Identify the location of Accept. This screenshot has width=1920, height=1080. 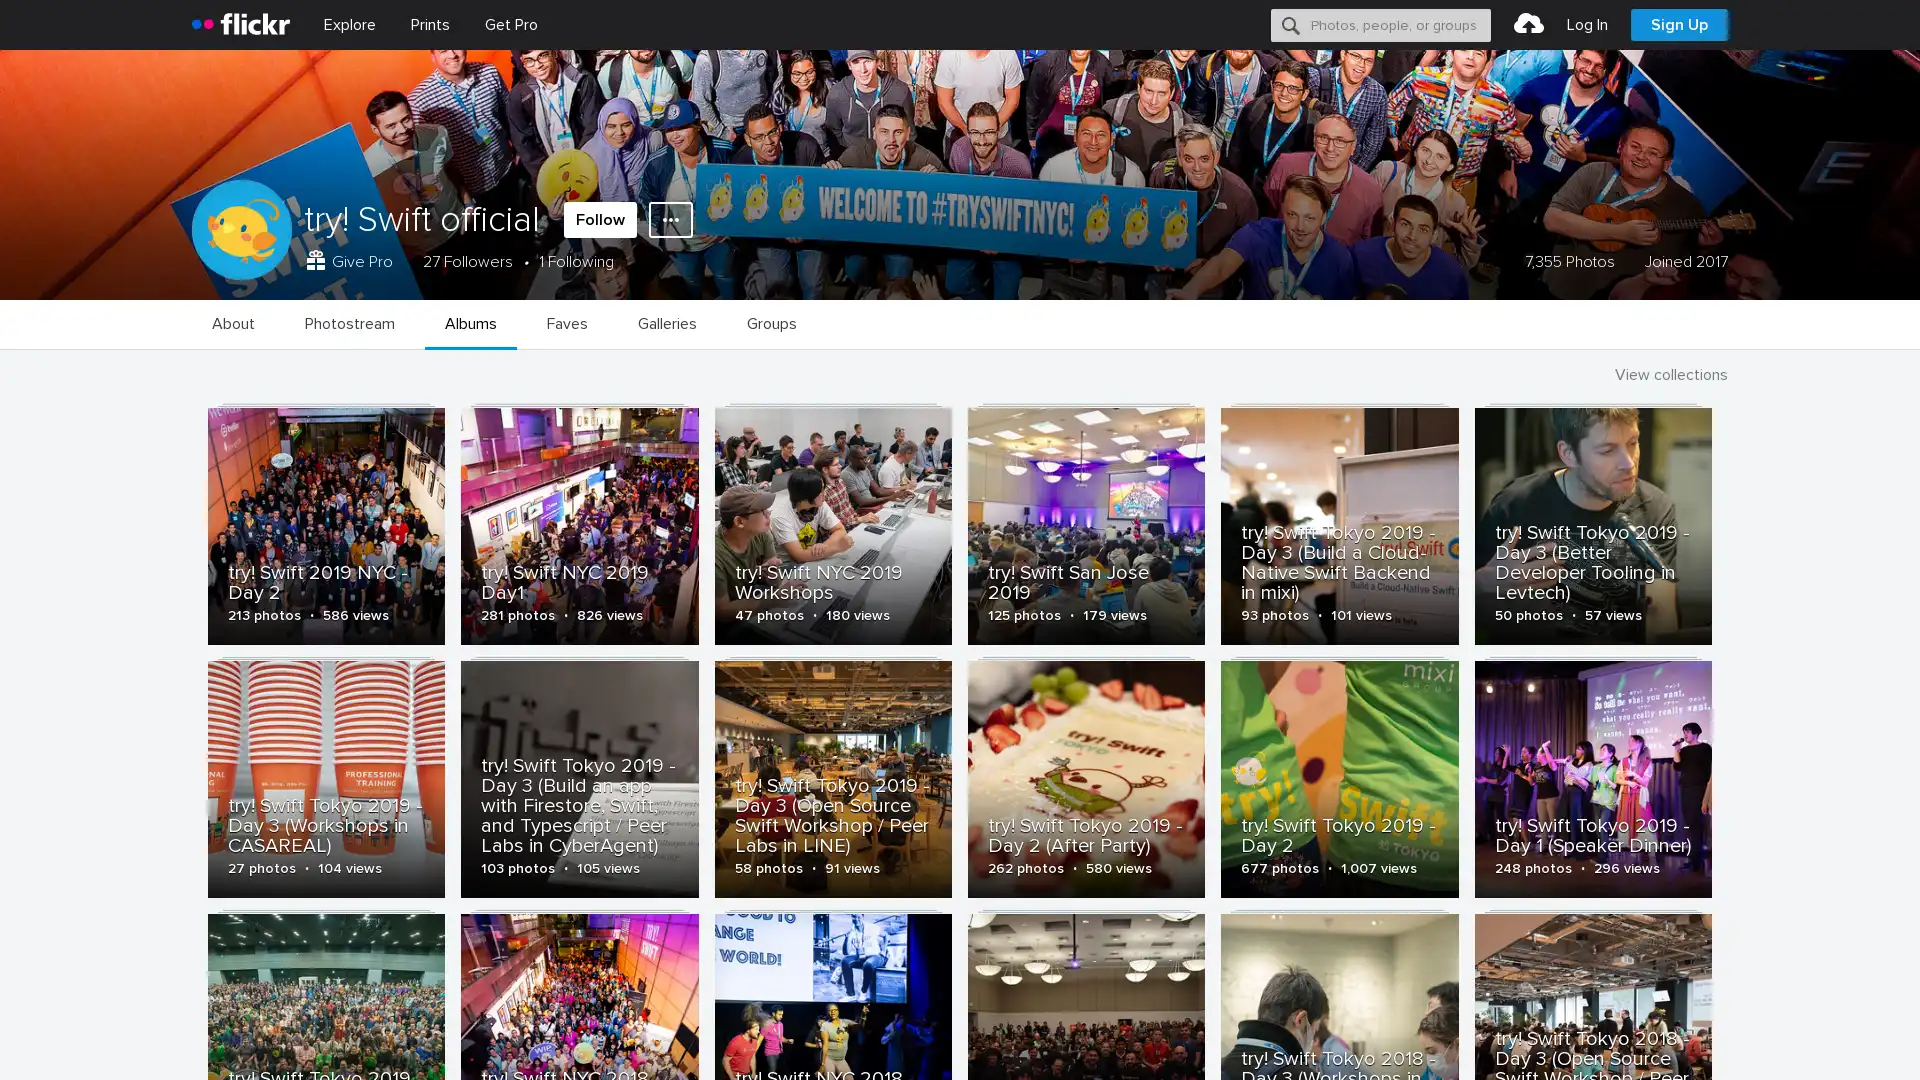
(1525, 1041).